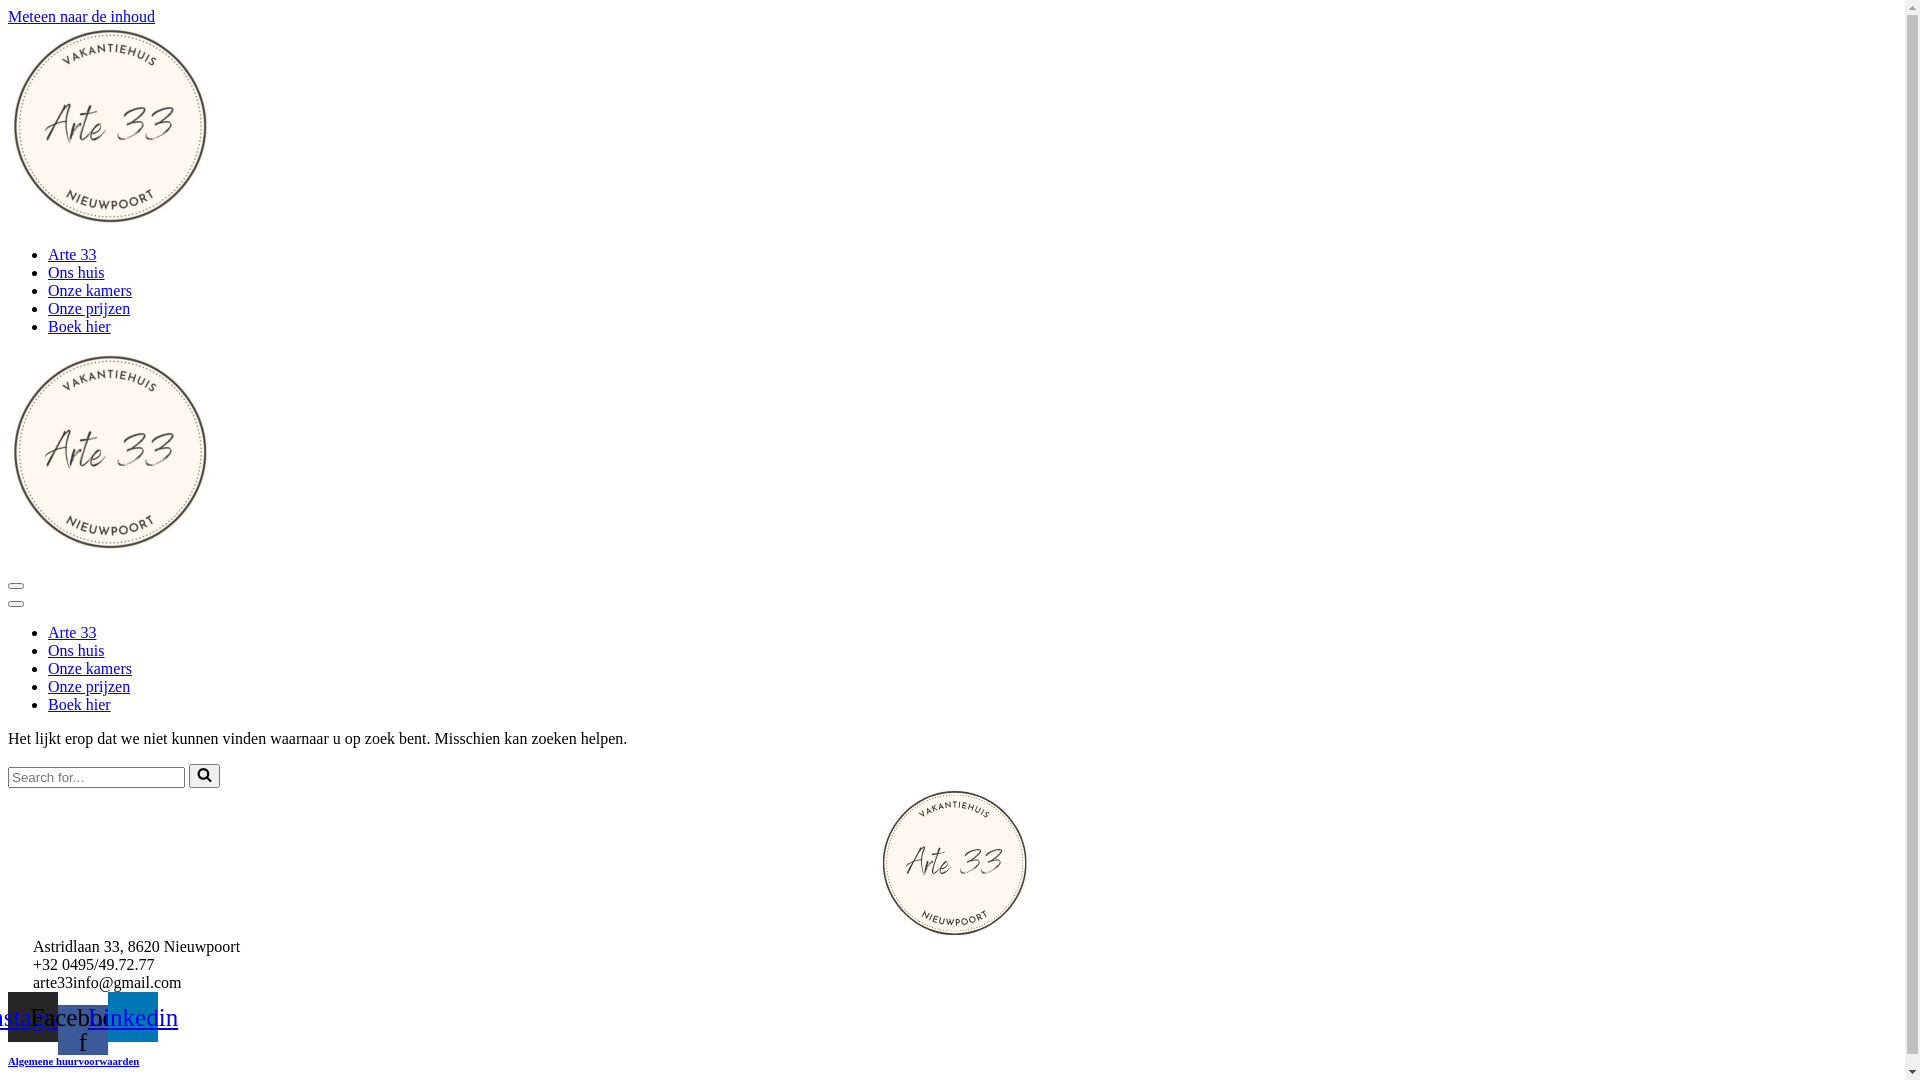  I want to click on 'Navigatie Menu', so click(15, 603).